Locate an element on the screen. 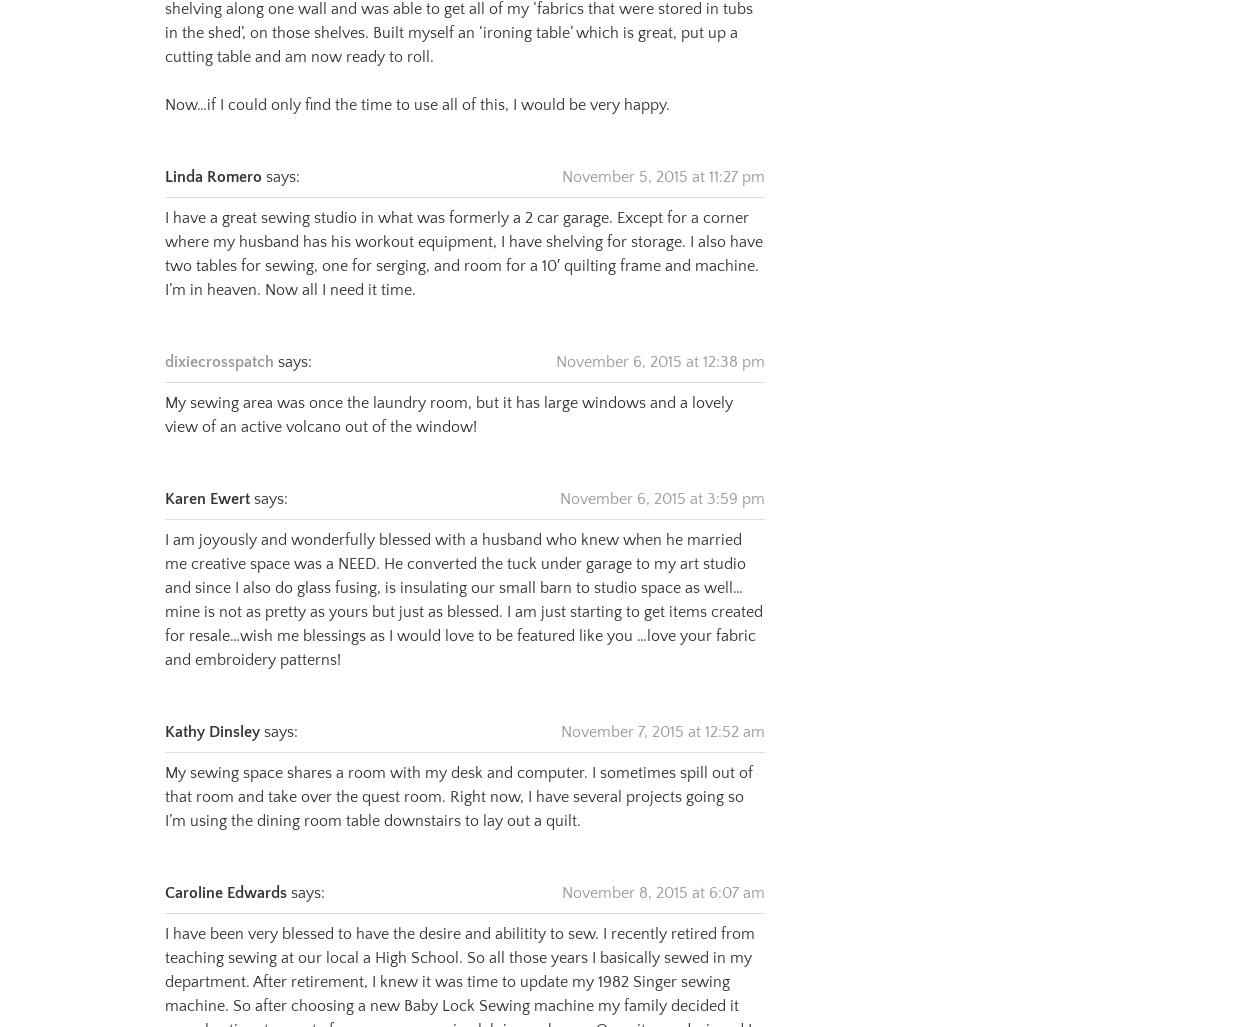  'I am joyously and wonderfully blessed with a husband who knew when he married me creative space was a NEED. He converted the tuck under garage to my art studio and since I also do glass fusing, is insulating our small barn to studio space as well…mine is not as pretty as yours but just as blessed. I am just starting to get items created for resale…wish me blessings as I would love to be featured like you …love your fabric and embroidery patterns!' is located at coordinates (462, 575).